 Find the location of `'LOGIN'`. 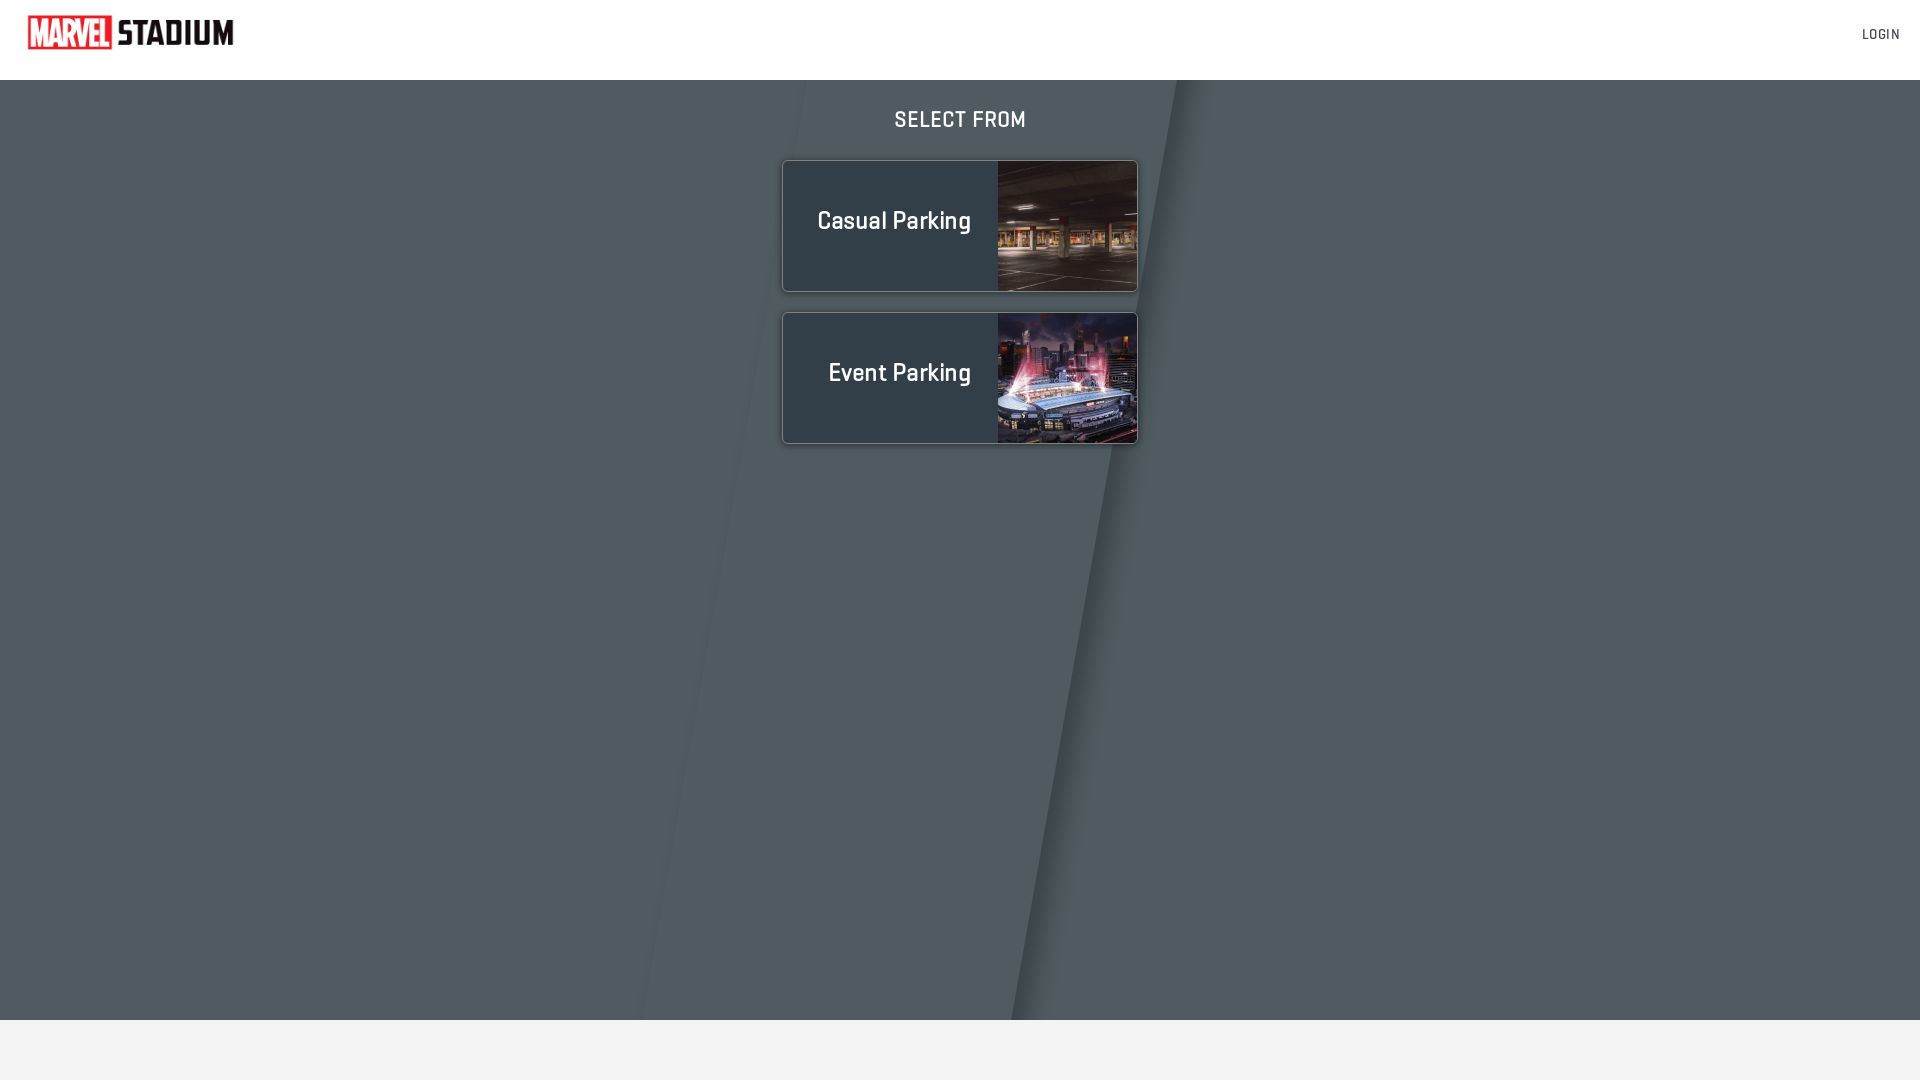

'LOGIN' is located at coordinates (1880, 34).